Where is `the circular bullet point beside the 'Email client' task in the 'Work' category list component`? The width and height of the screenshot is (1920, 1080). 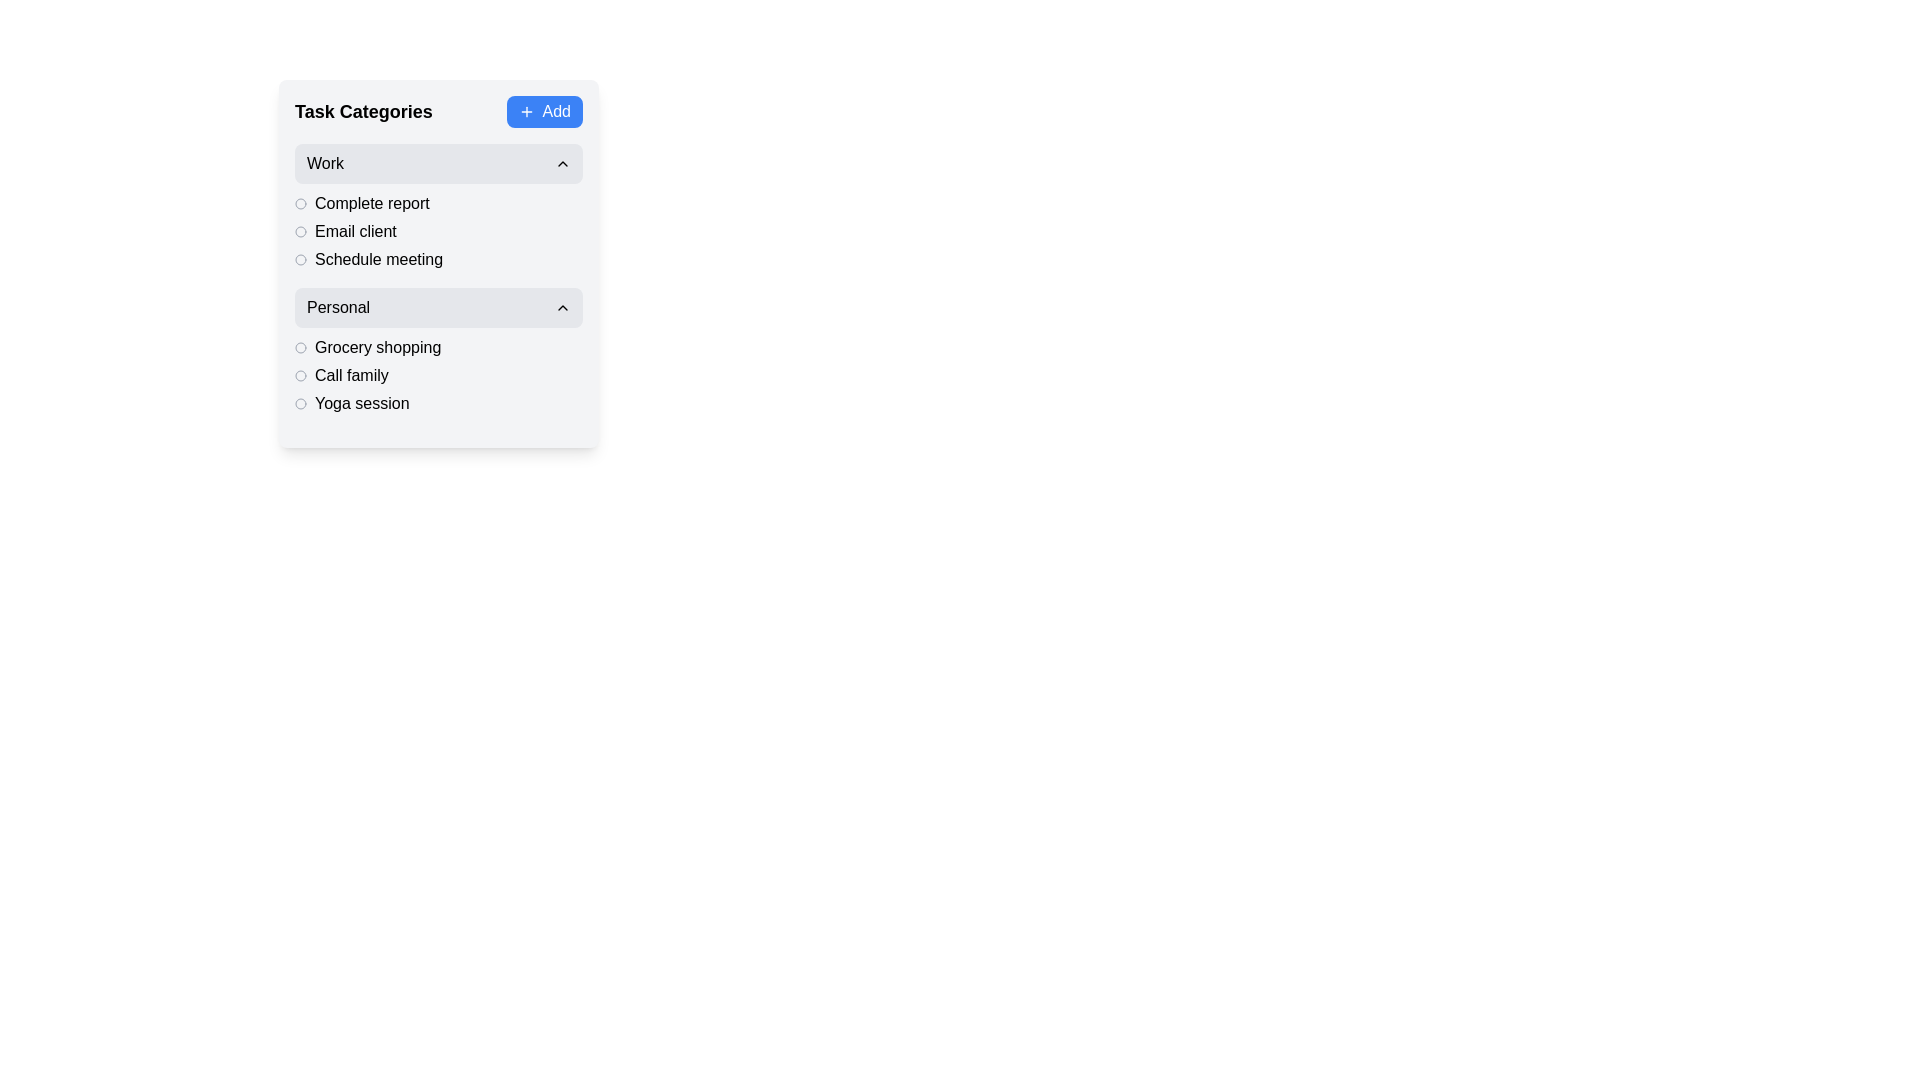 the circular bullet point beside the 'Email client' task in the 'Work' category list component is located at coordinates (437, 230).